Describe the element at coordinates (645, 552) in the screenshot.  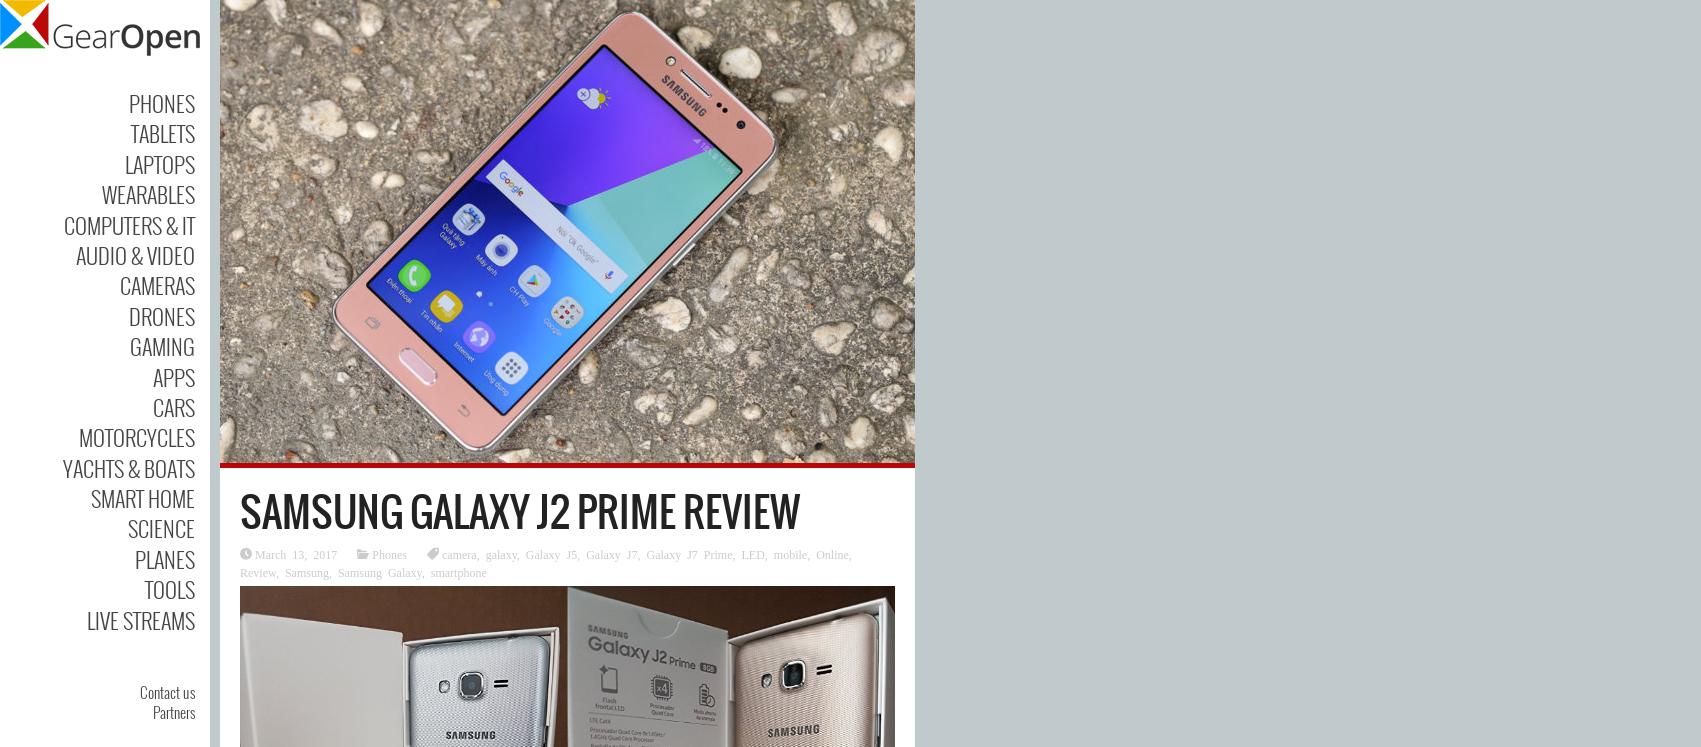
I see `'Galaxy J7 Prime'` at that location.